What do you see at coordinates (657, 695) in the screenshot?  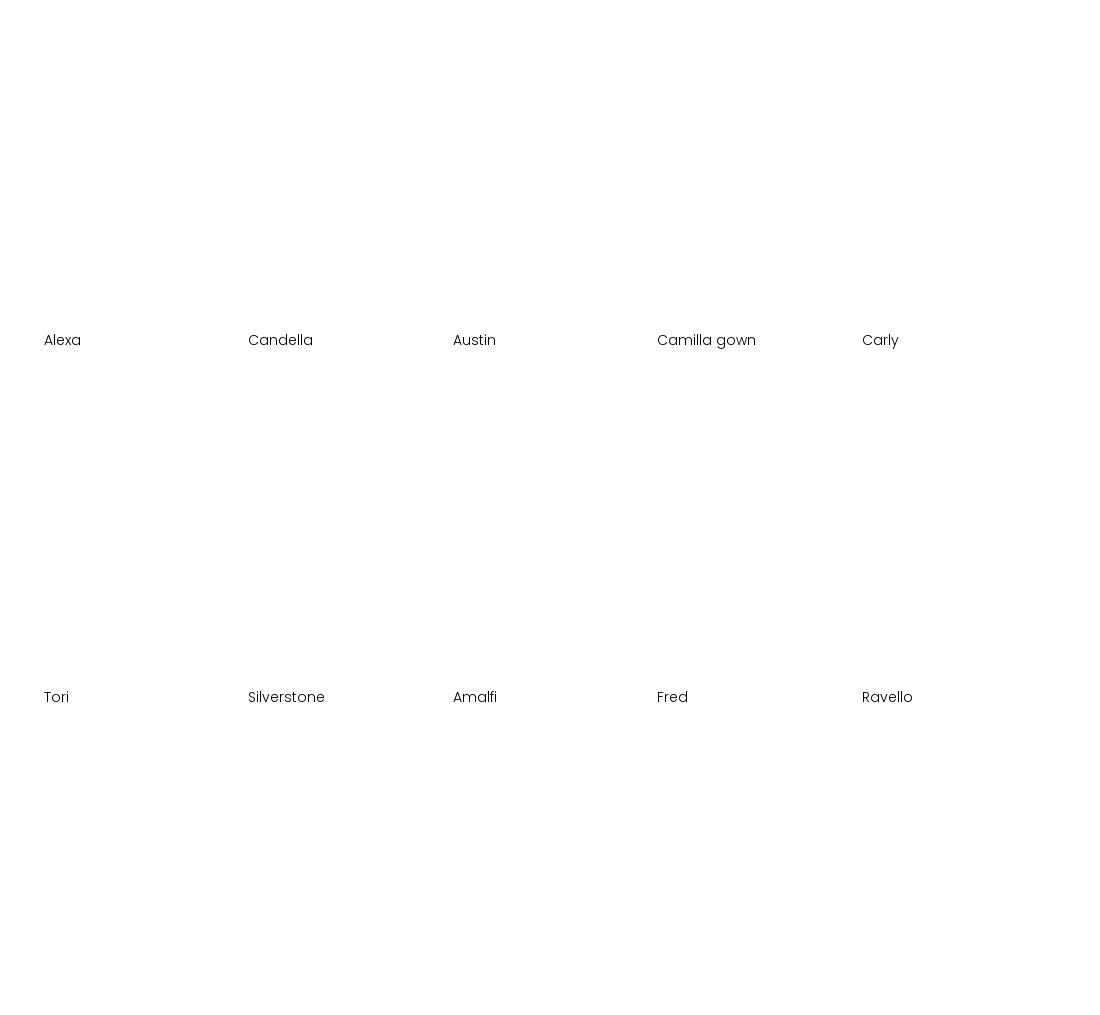 I see `'Fred'` at bounding box center [657, 695].